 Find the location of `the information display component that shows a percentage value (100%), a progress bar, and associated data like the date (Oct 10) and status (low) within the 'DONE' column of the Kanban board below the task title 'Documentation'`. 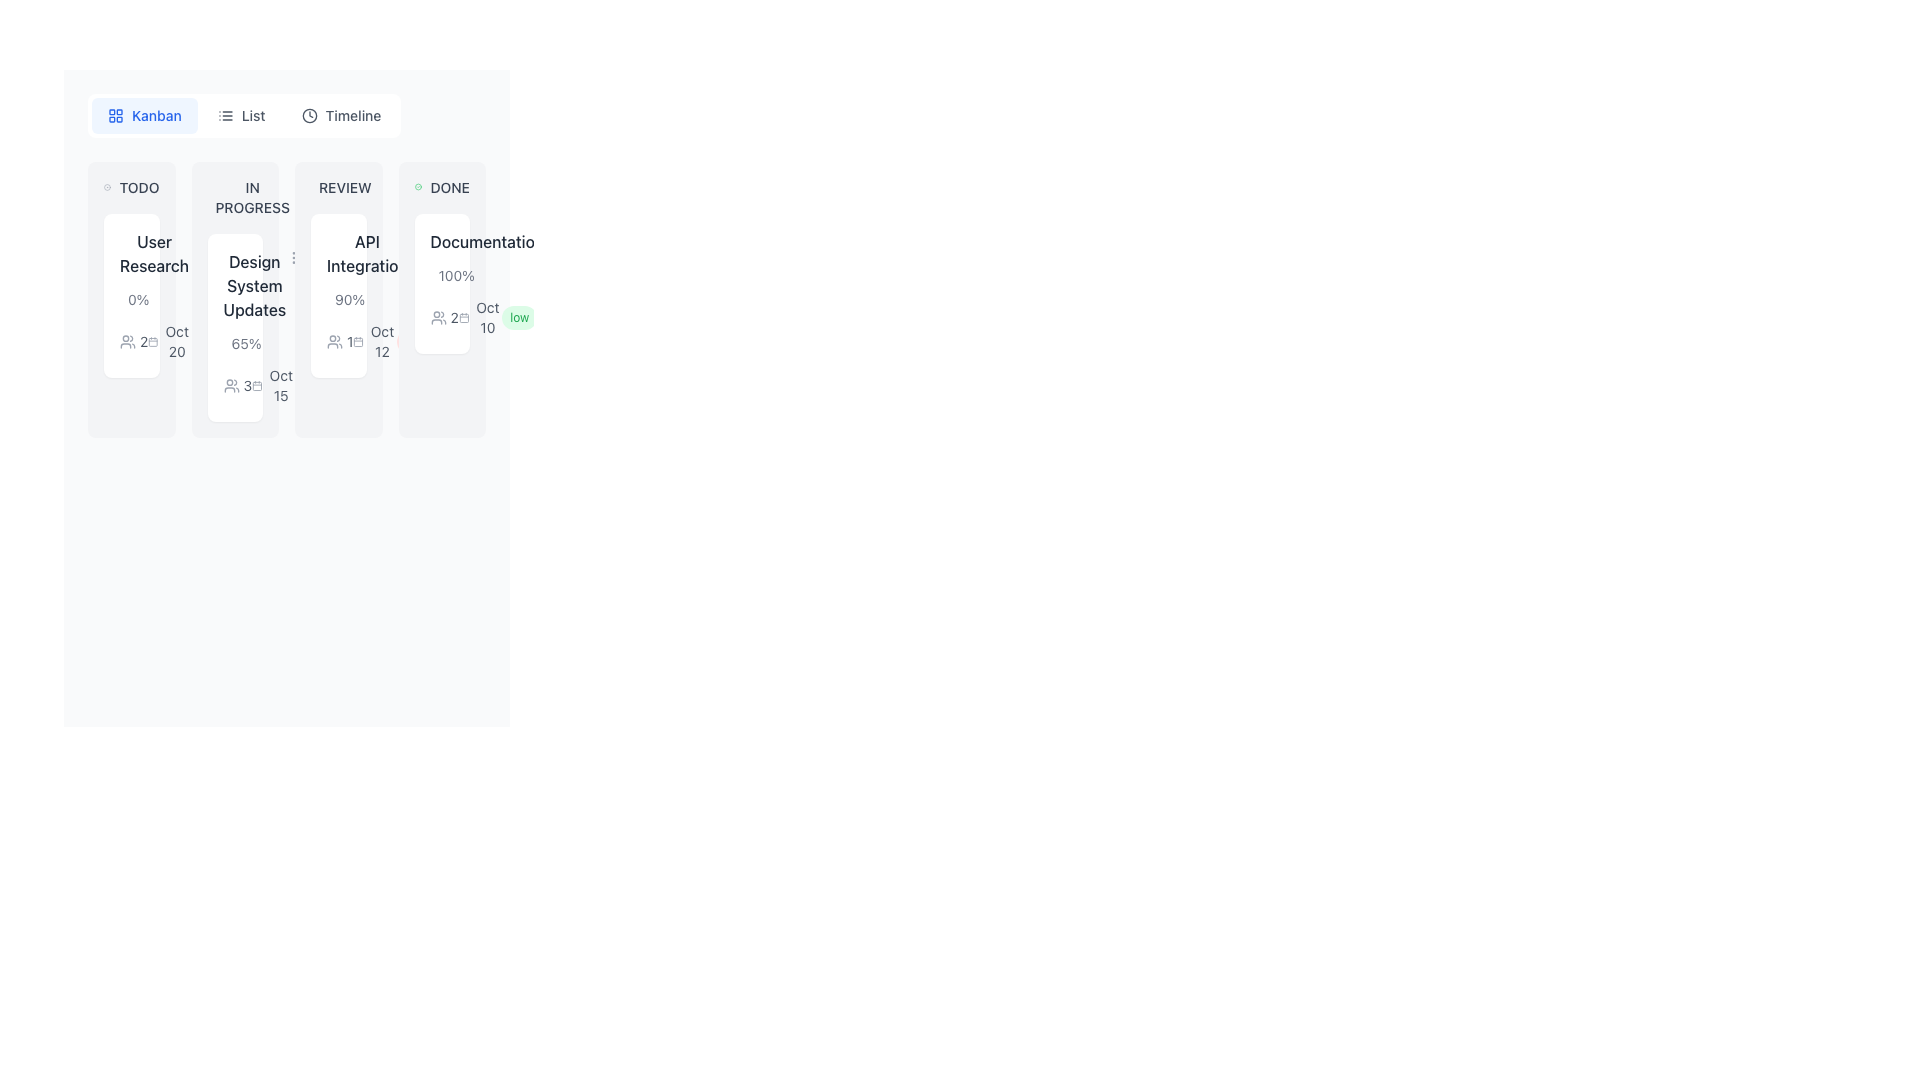

the information display component that shows a percentage value (100%), a progress bar, and associated data like the date (Oct 10) and status (low) within the 'DONE' column of the Kanban board below the task title 'Documentation' is located at coordinates (441, 301).